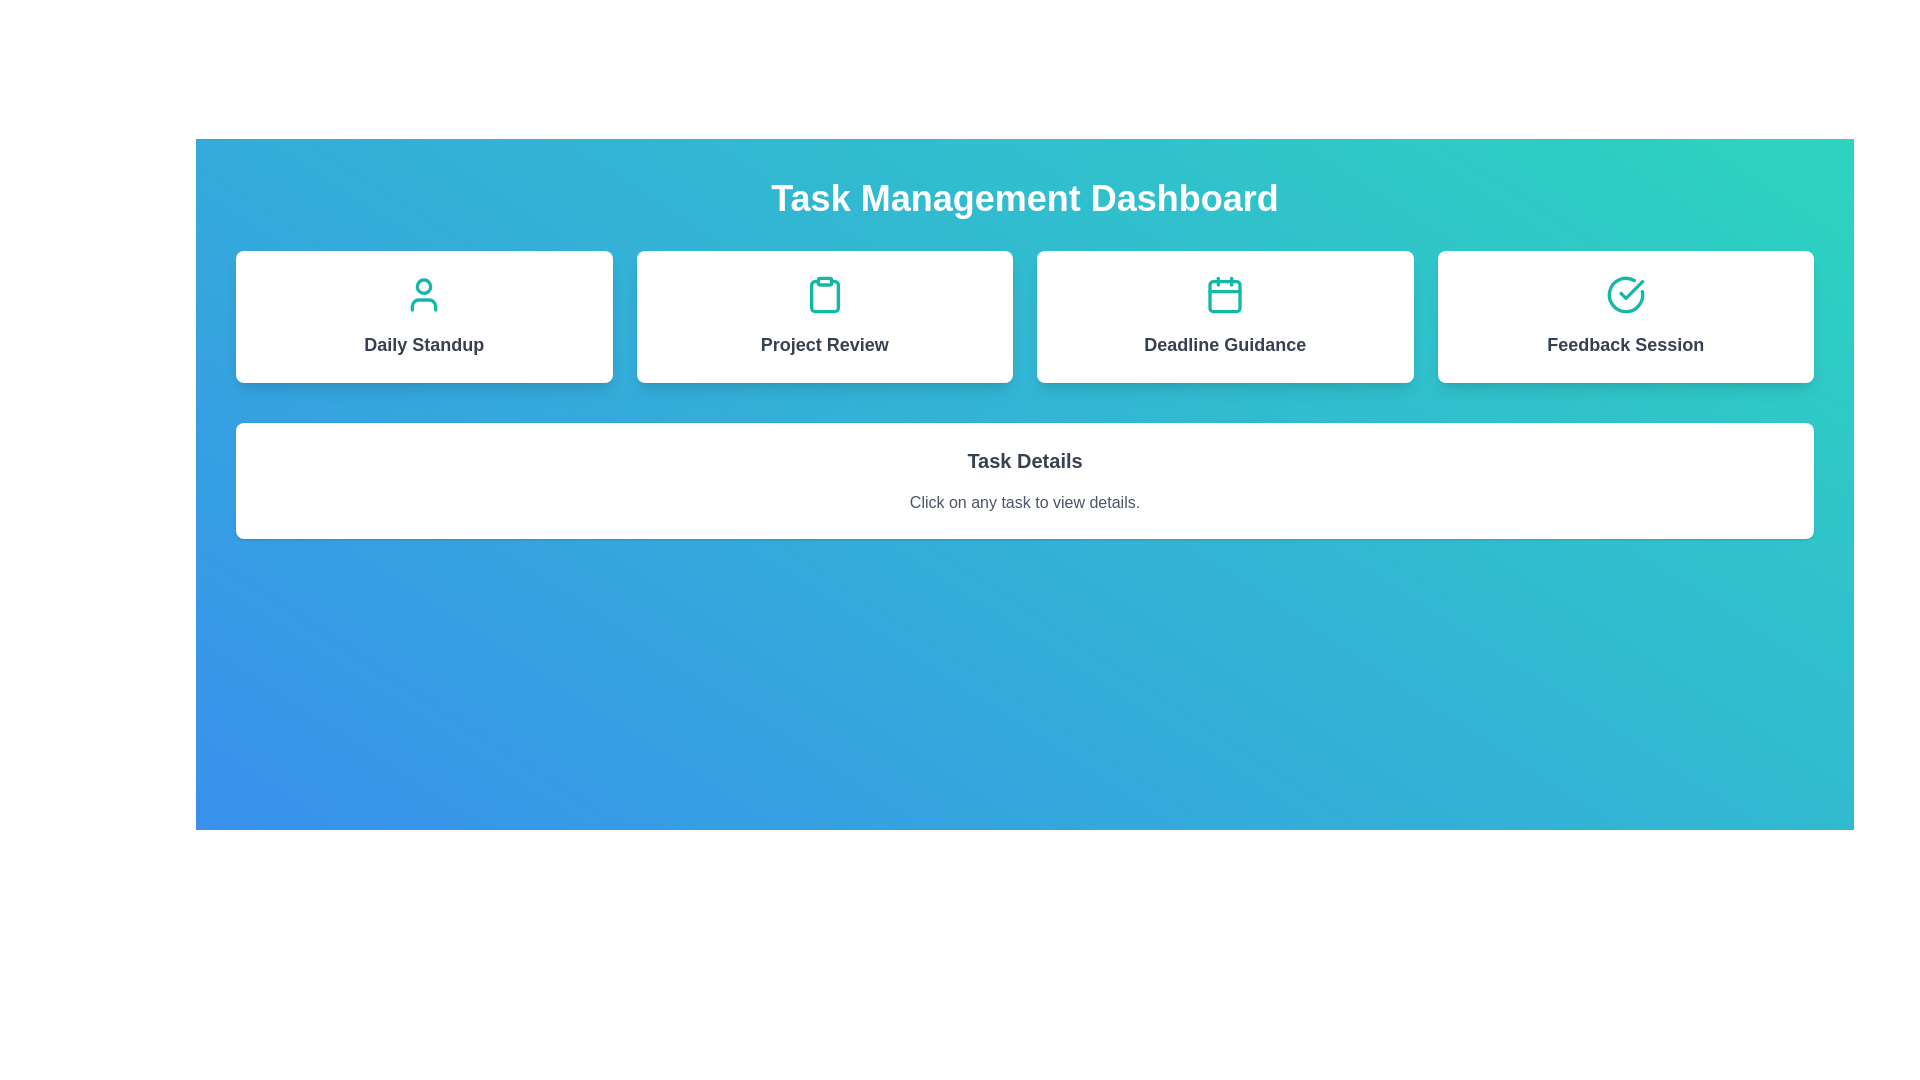  What do you see at coordinates (1625, 294) in the screenshot?
I see `the 'Feedback Session' icon located at the top-center of the 'Feedback Session' card in the 'Task Management Dashboard'` at bounding box center [1625, 294].